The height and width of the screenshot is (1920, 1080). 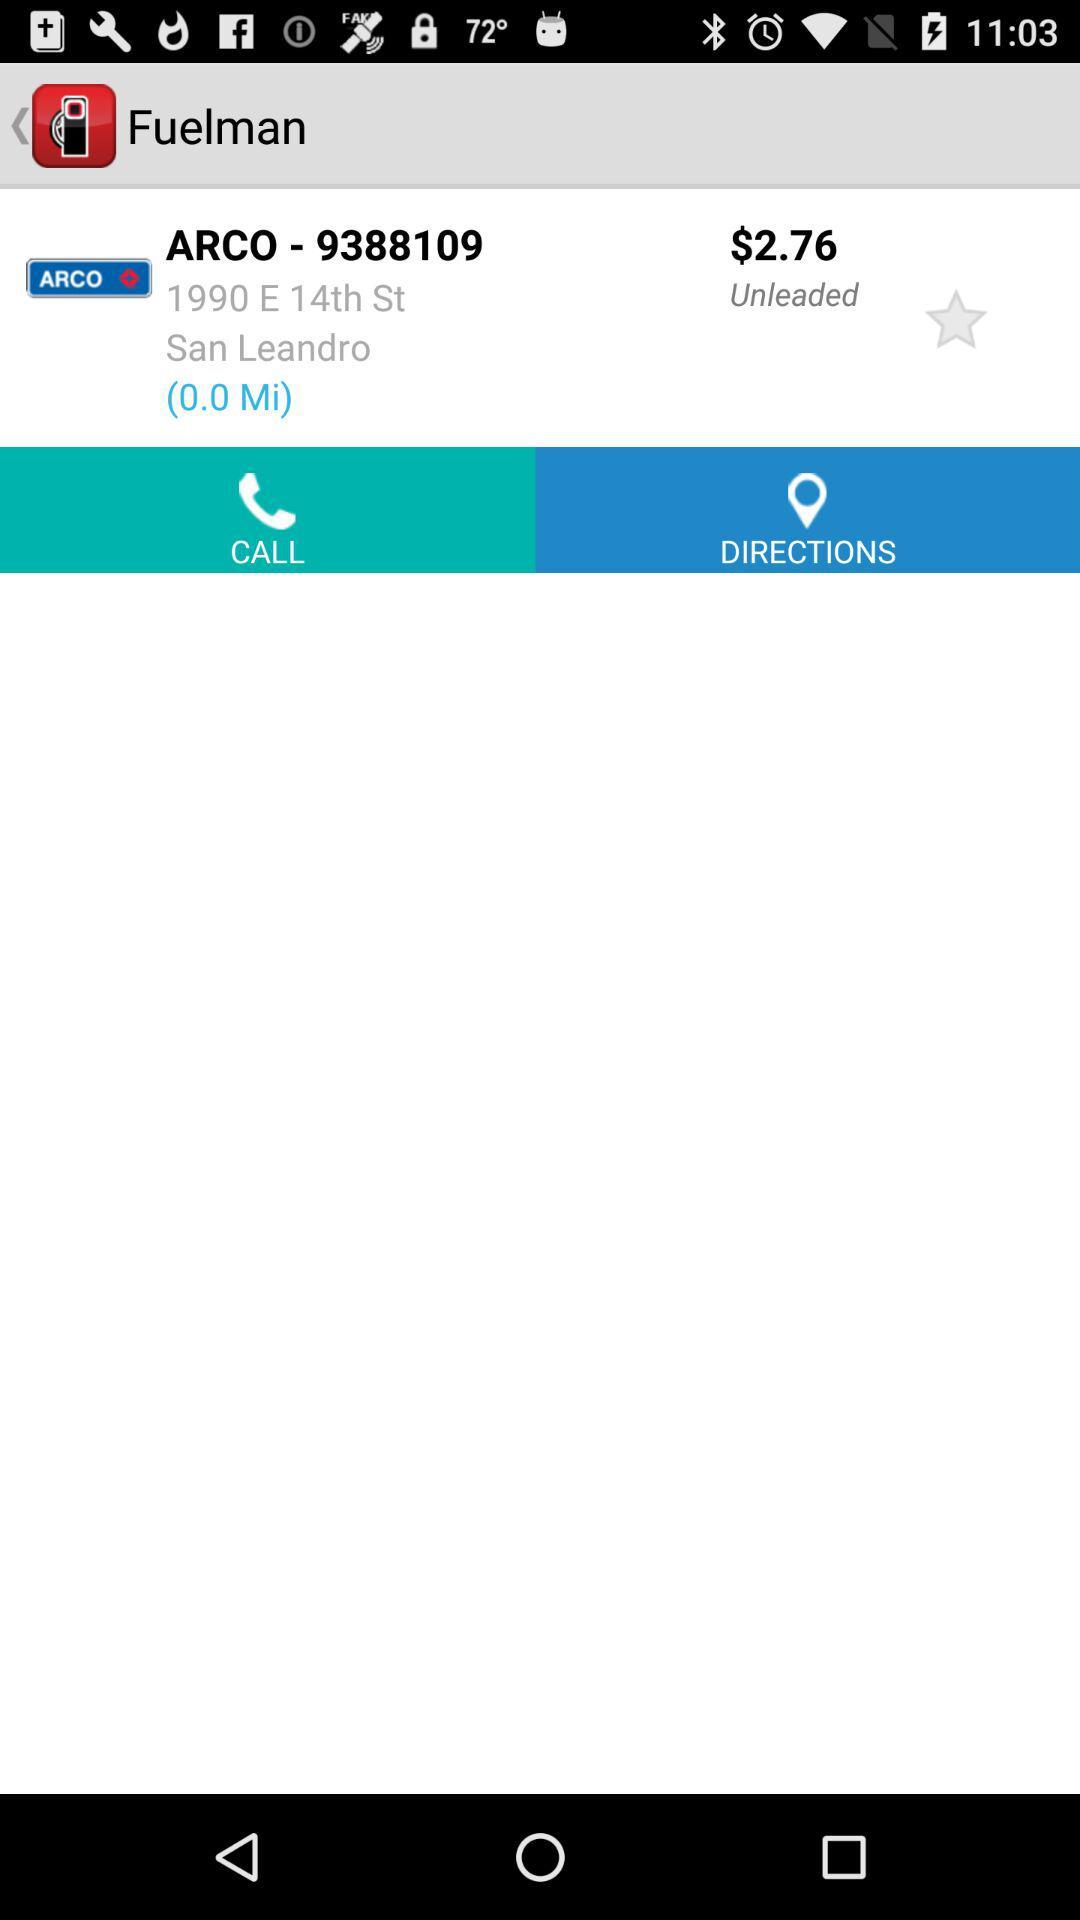 I want to click on mark the location, so click(x=955, y=316).